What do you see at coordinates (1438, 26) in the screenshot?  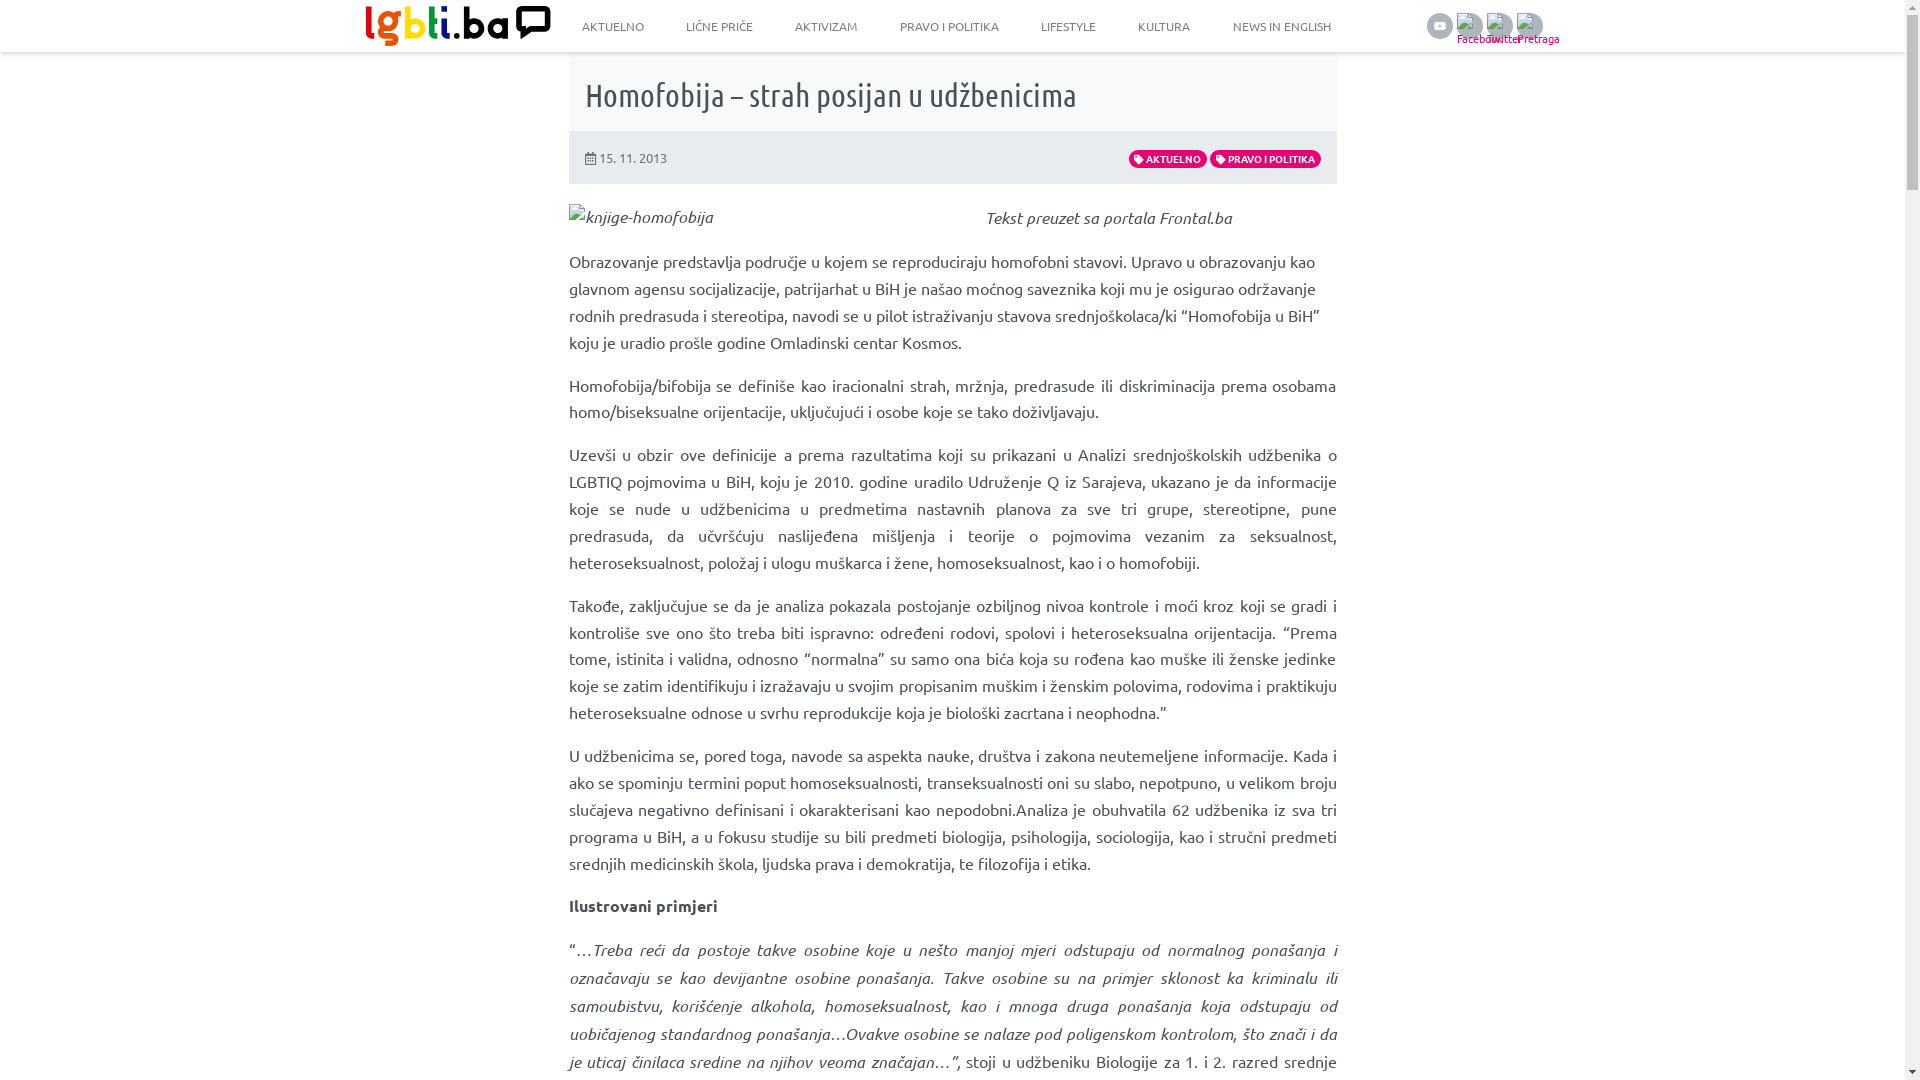 I see `'YouTube'` at bounding box center [1438, 26].